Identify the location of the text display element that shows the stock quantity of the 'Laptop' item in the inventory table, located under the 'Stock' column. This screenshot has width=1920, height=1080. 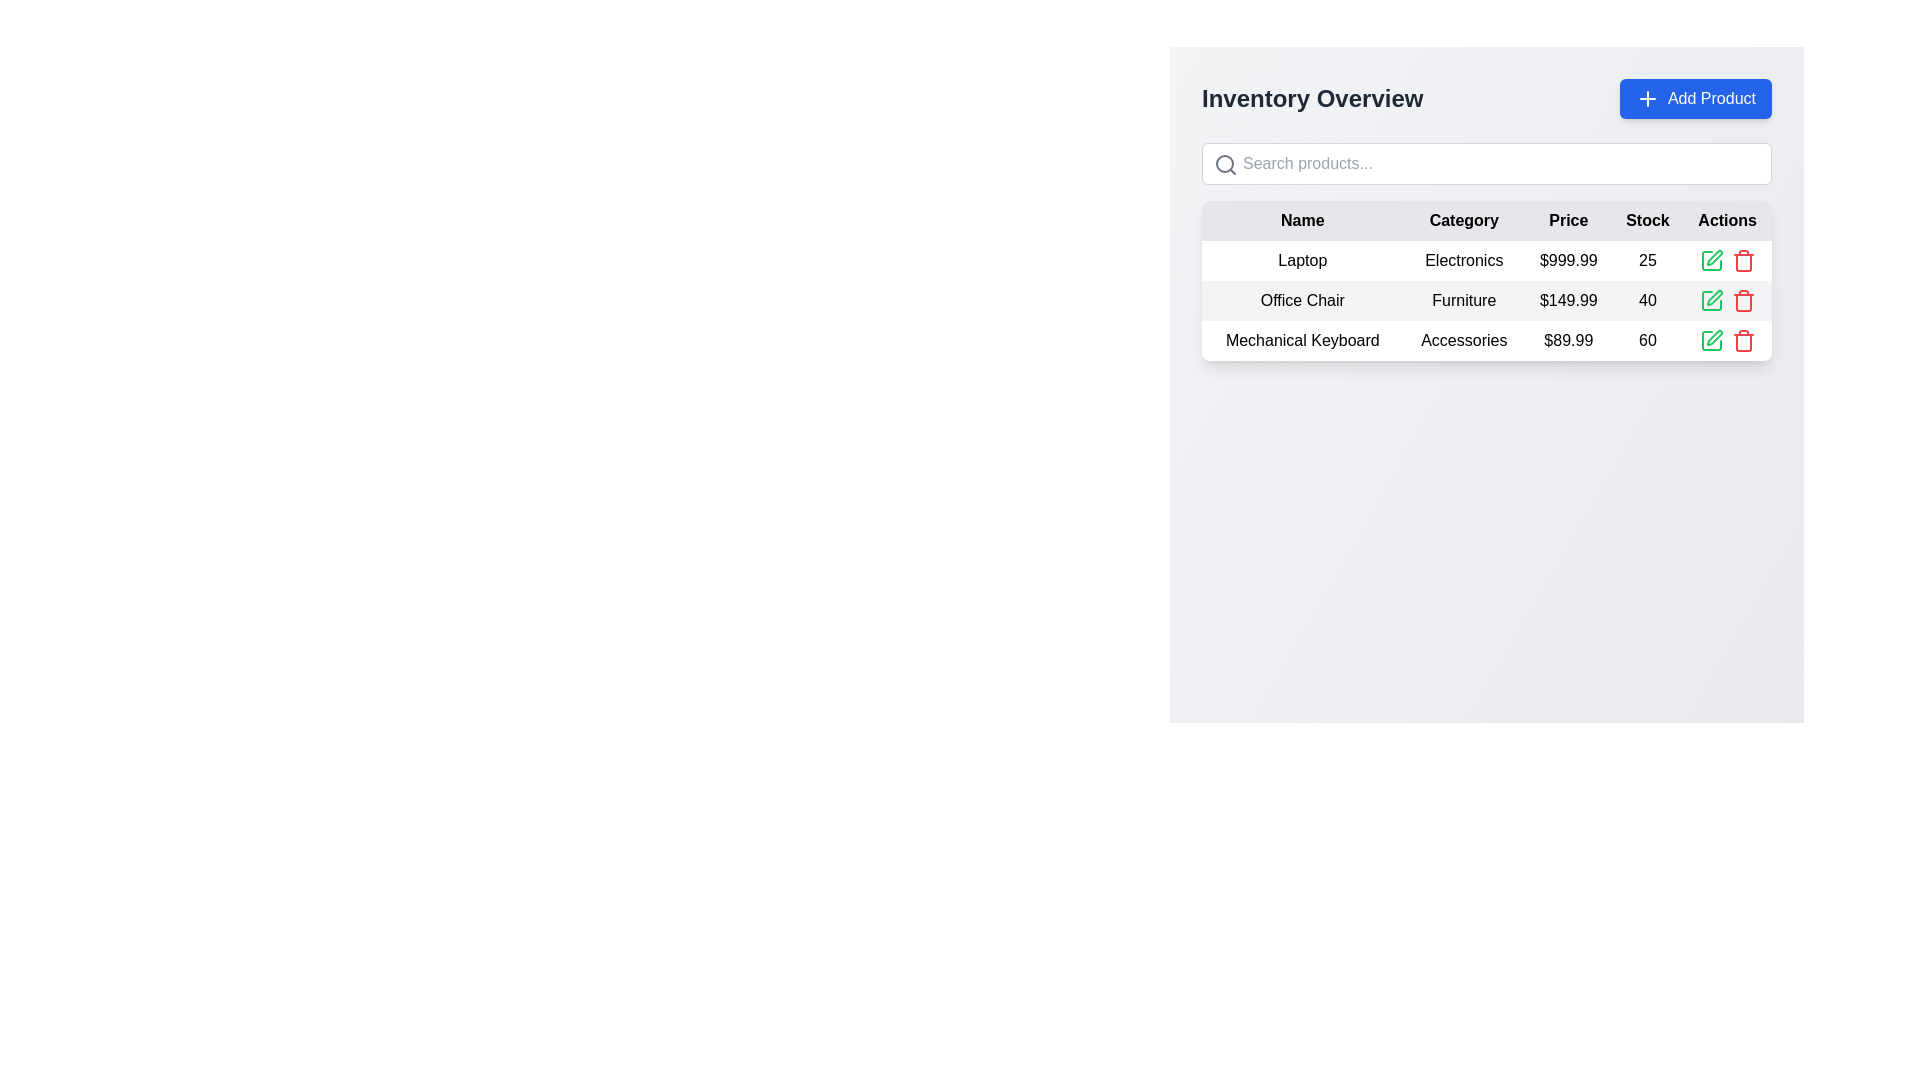
(1647, 260).